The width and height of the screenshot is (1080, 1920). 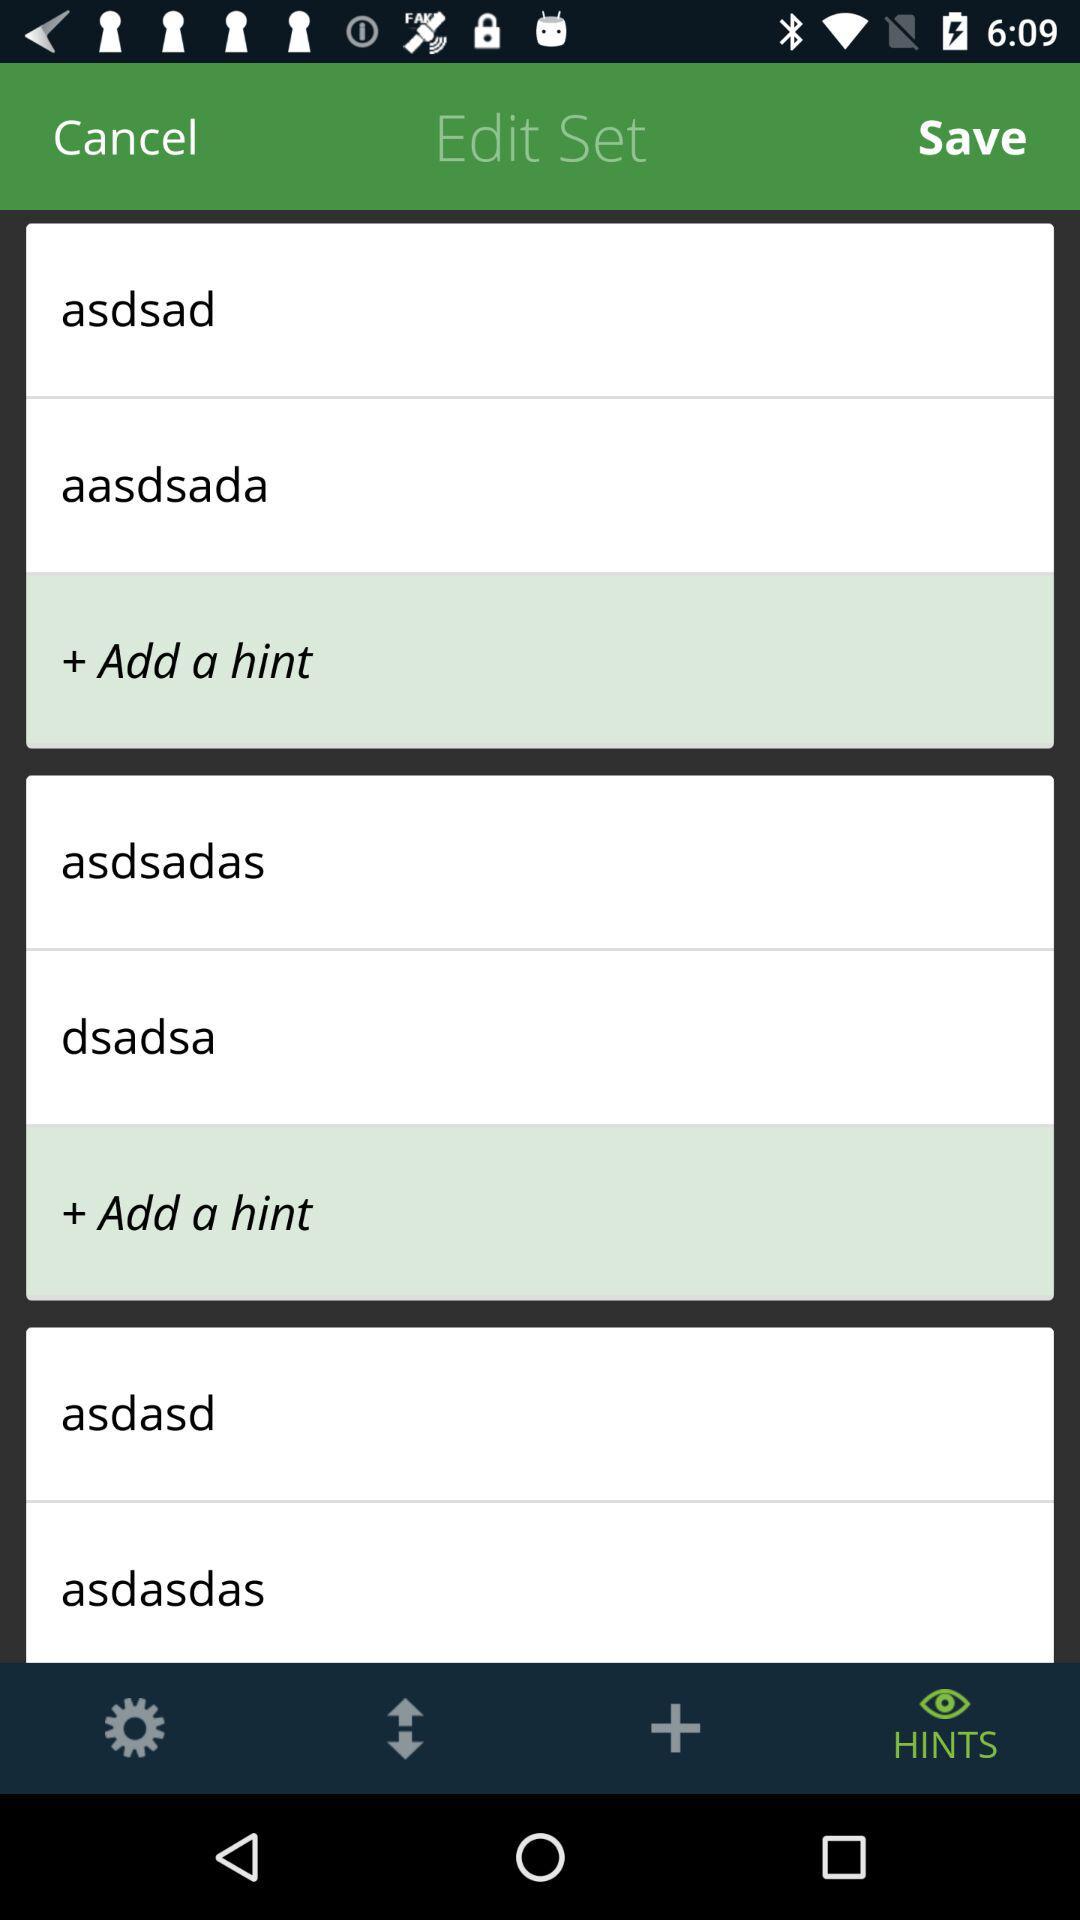 I want to click on icon to the right of edit set, so click(x=971, y=135).